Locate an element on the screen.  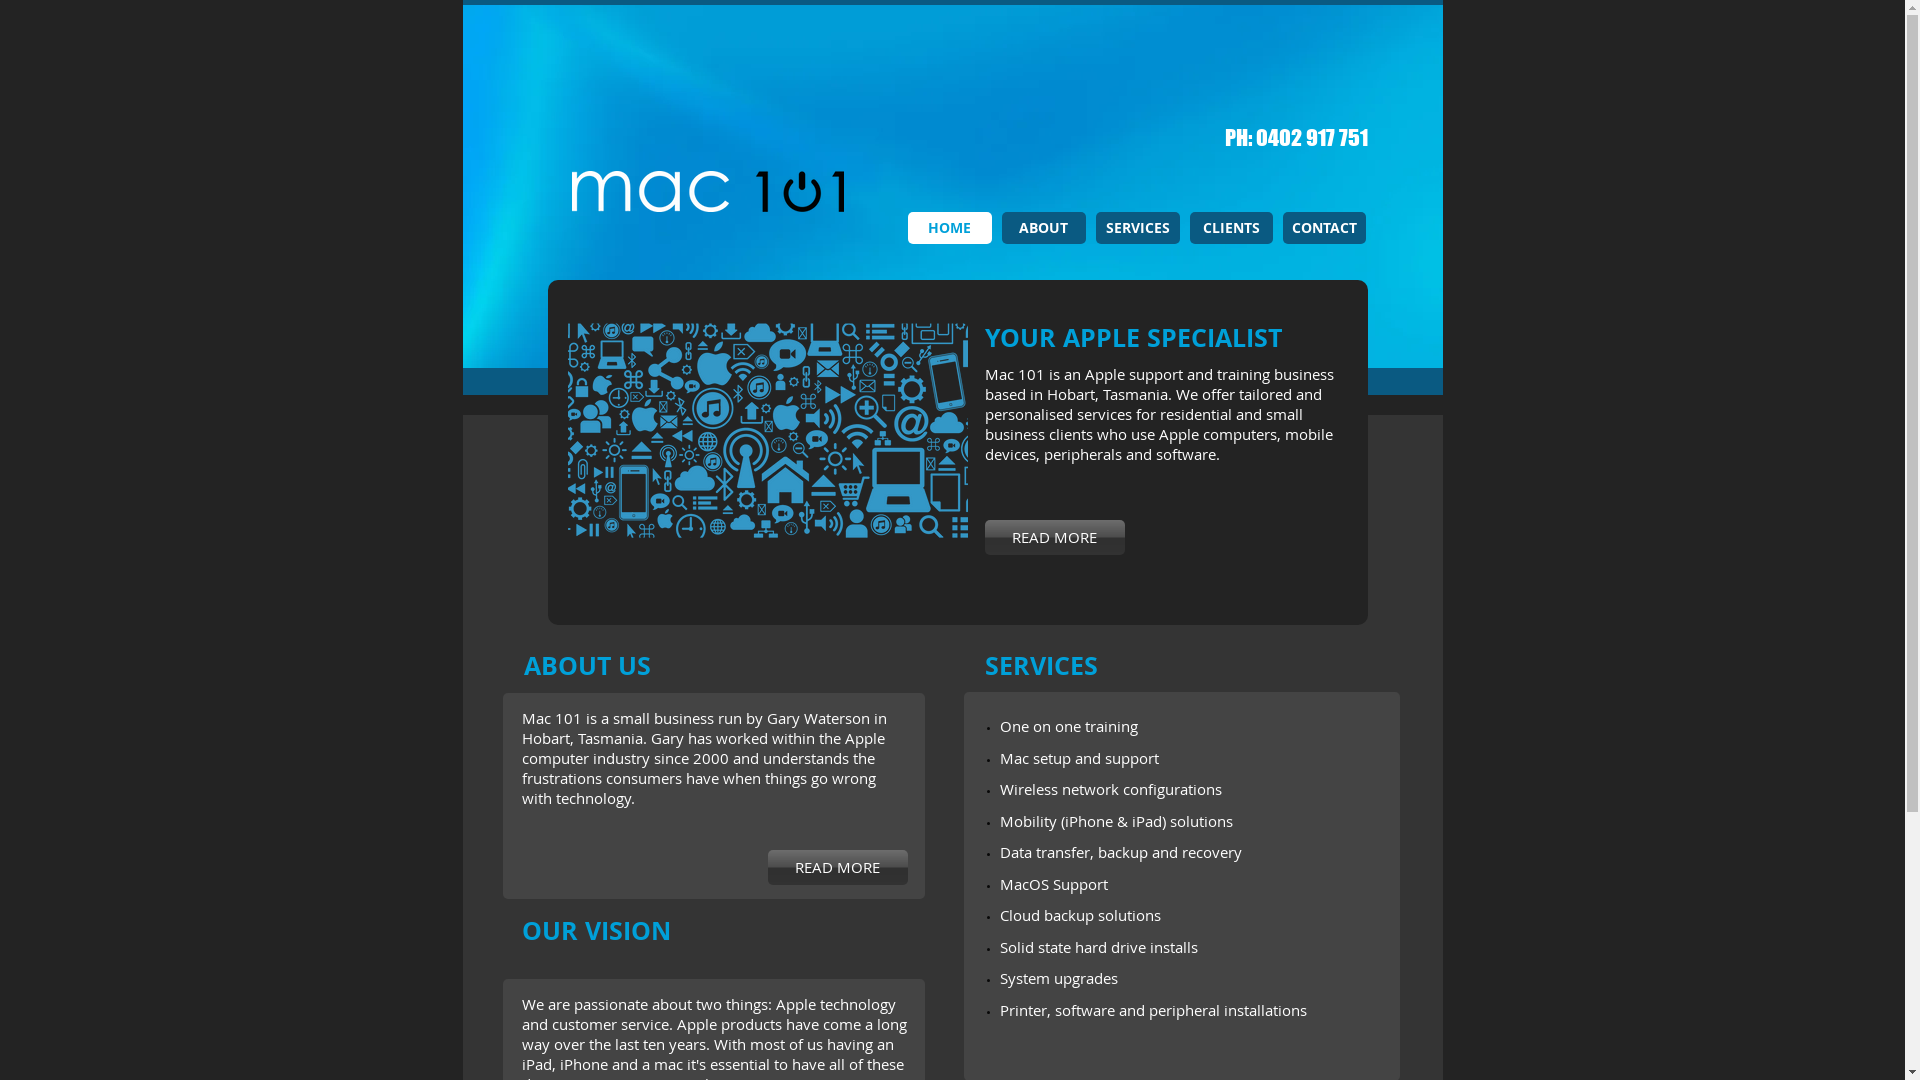
'CONTACT' is located at coordinates (1281, 226).